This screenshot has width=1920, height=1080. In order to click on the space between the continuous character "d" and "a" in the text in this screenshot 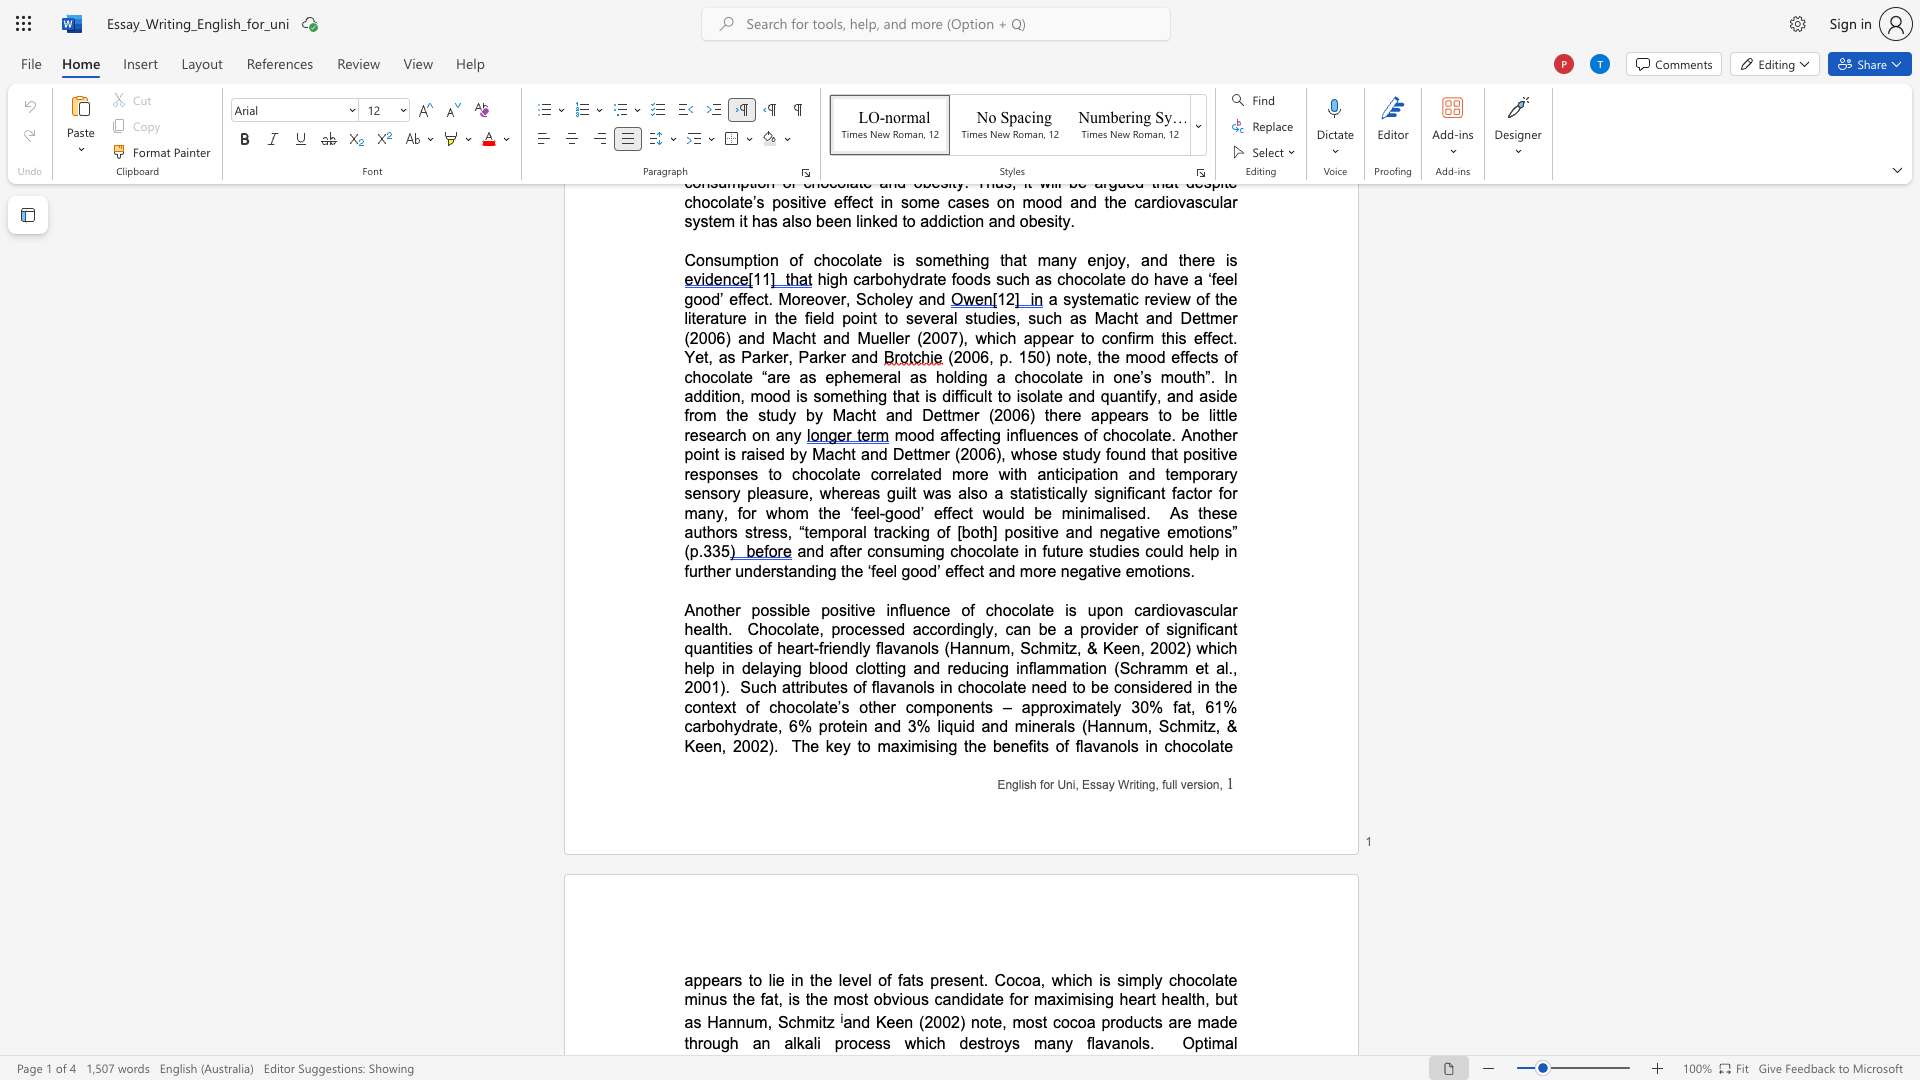, I will do `click(981, 999)`.